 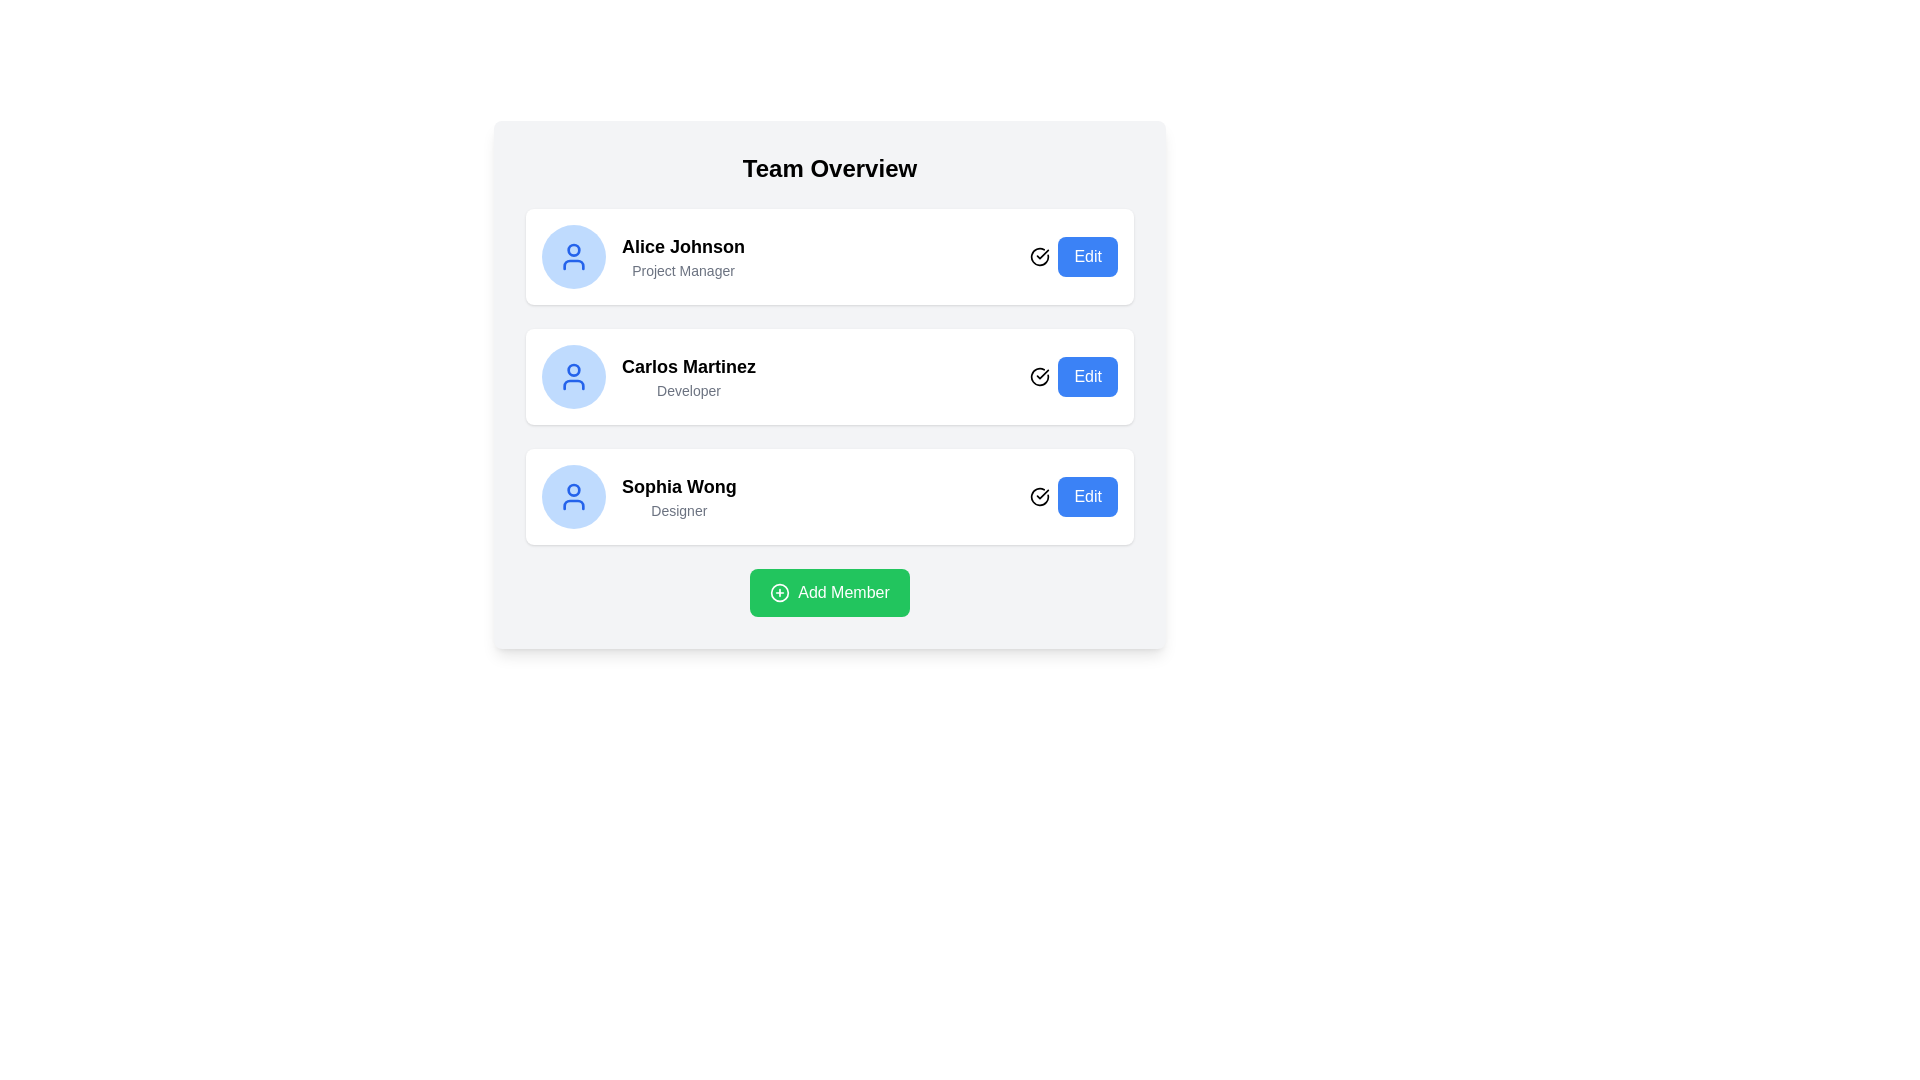 What do you see at coordinates (679, 486) in the screenshot?
I see `the static text label displaying the name 'Sophia Wong' in the user profile list` at bounding box center [679, 486].